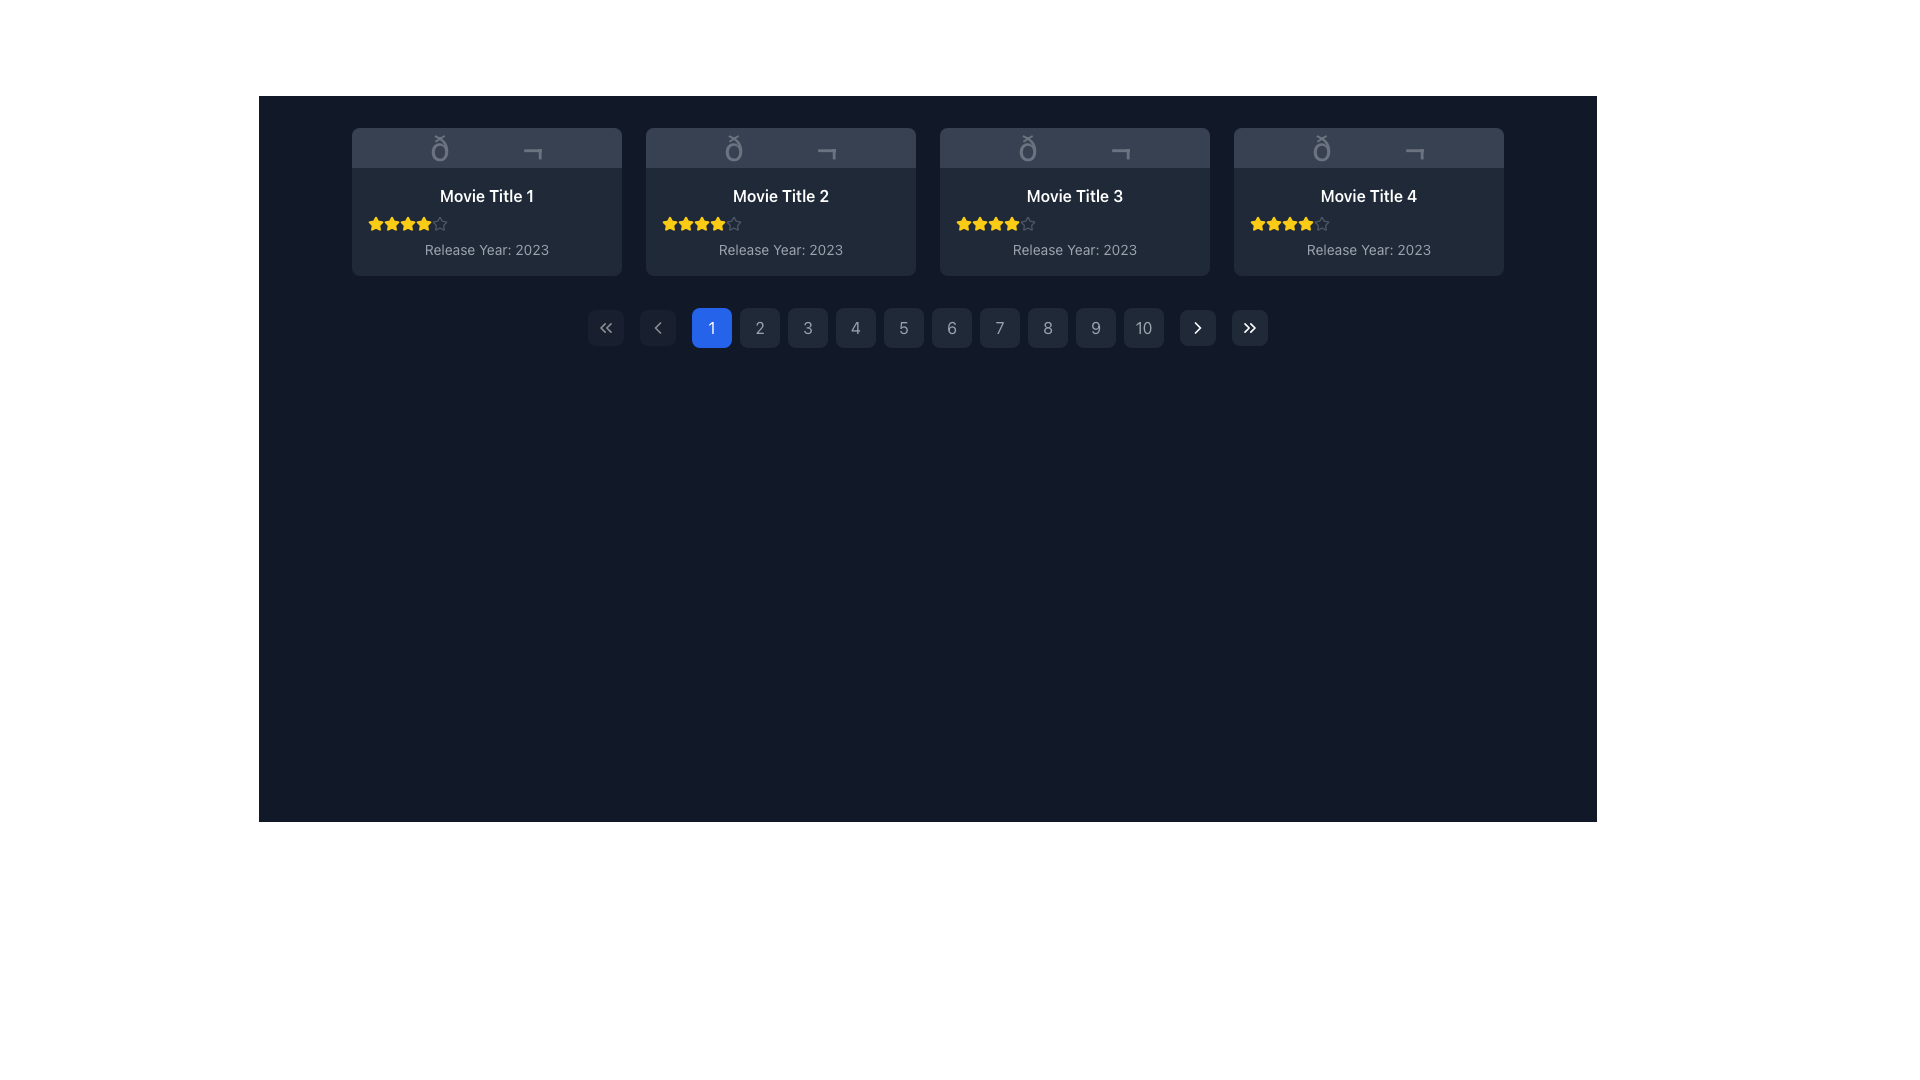 This screenshot has height=1080, width=1920. I want to click on the pagination button located at the far-right end of the navigation controls to skip multiple pages forward in the paginated list, so click(1248, 326).